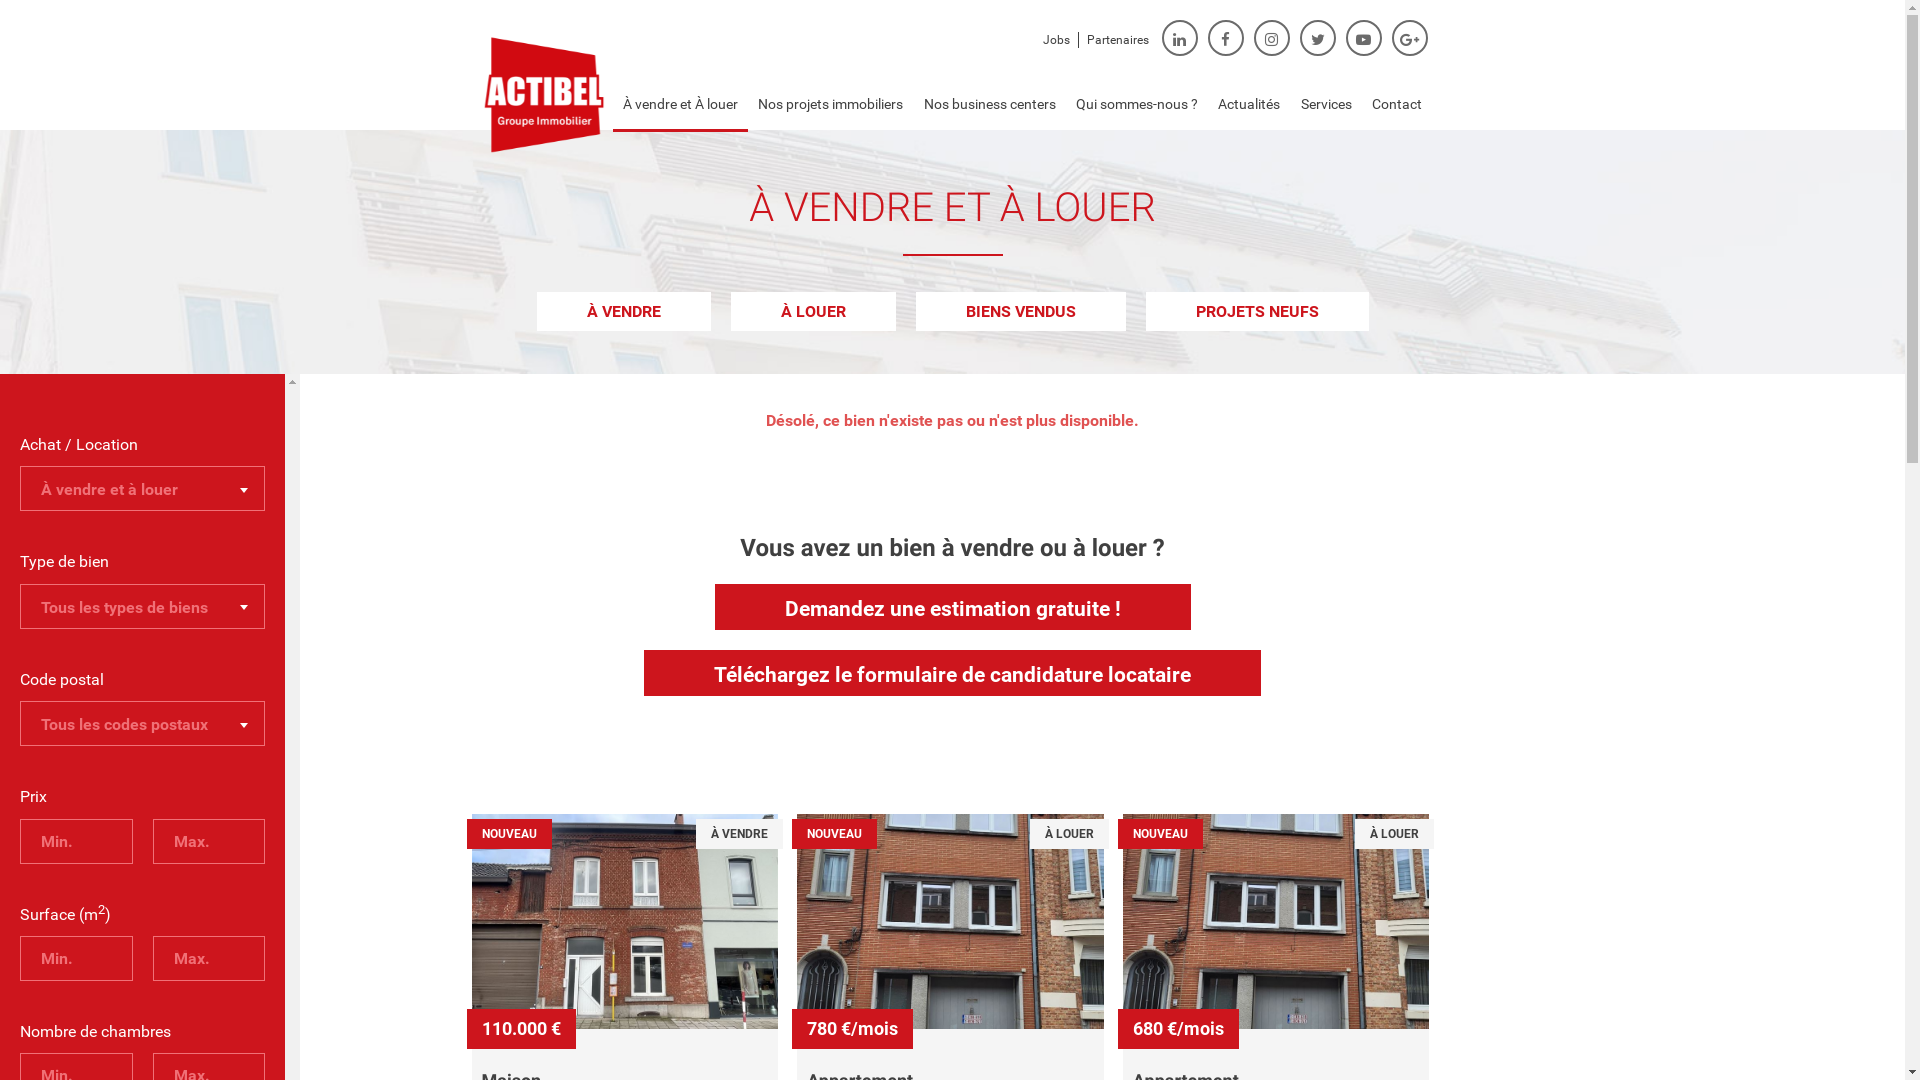 This screenshot has height=1080, width=1920. I want to click on 'YouTube', so click(1362, 38).